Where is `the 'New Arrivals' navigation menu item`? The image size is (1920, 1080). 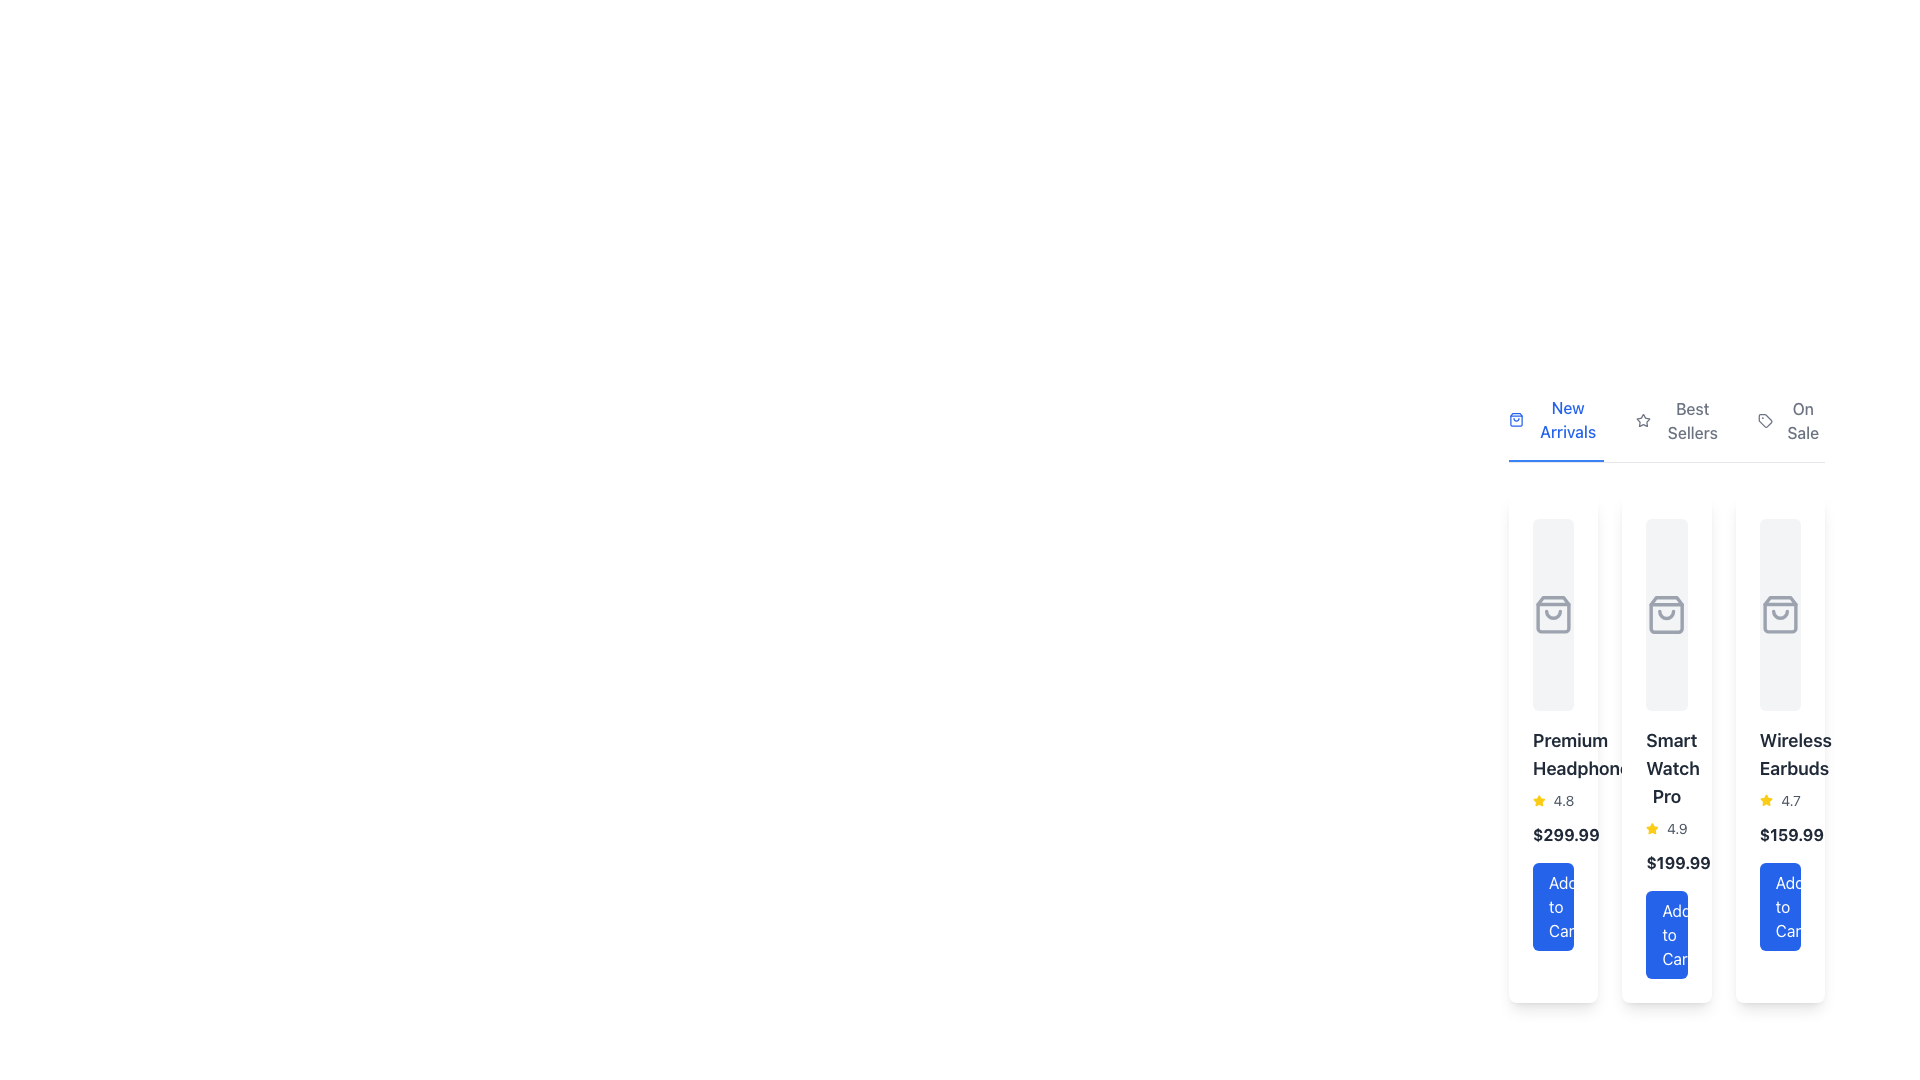
the 'New Arrivals' navigation menu item is located at coordinates (1666, 427).